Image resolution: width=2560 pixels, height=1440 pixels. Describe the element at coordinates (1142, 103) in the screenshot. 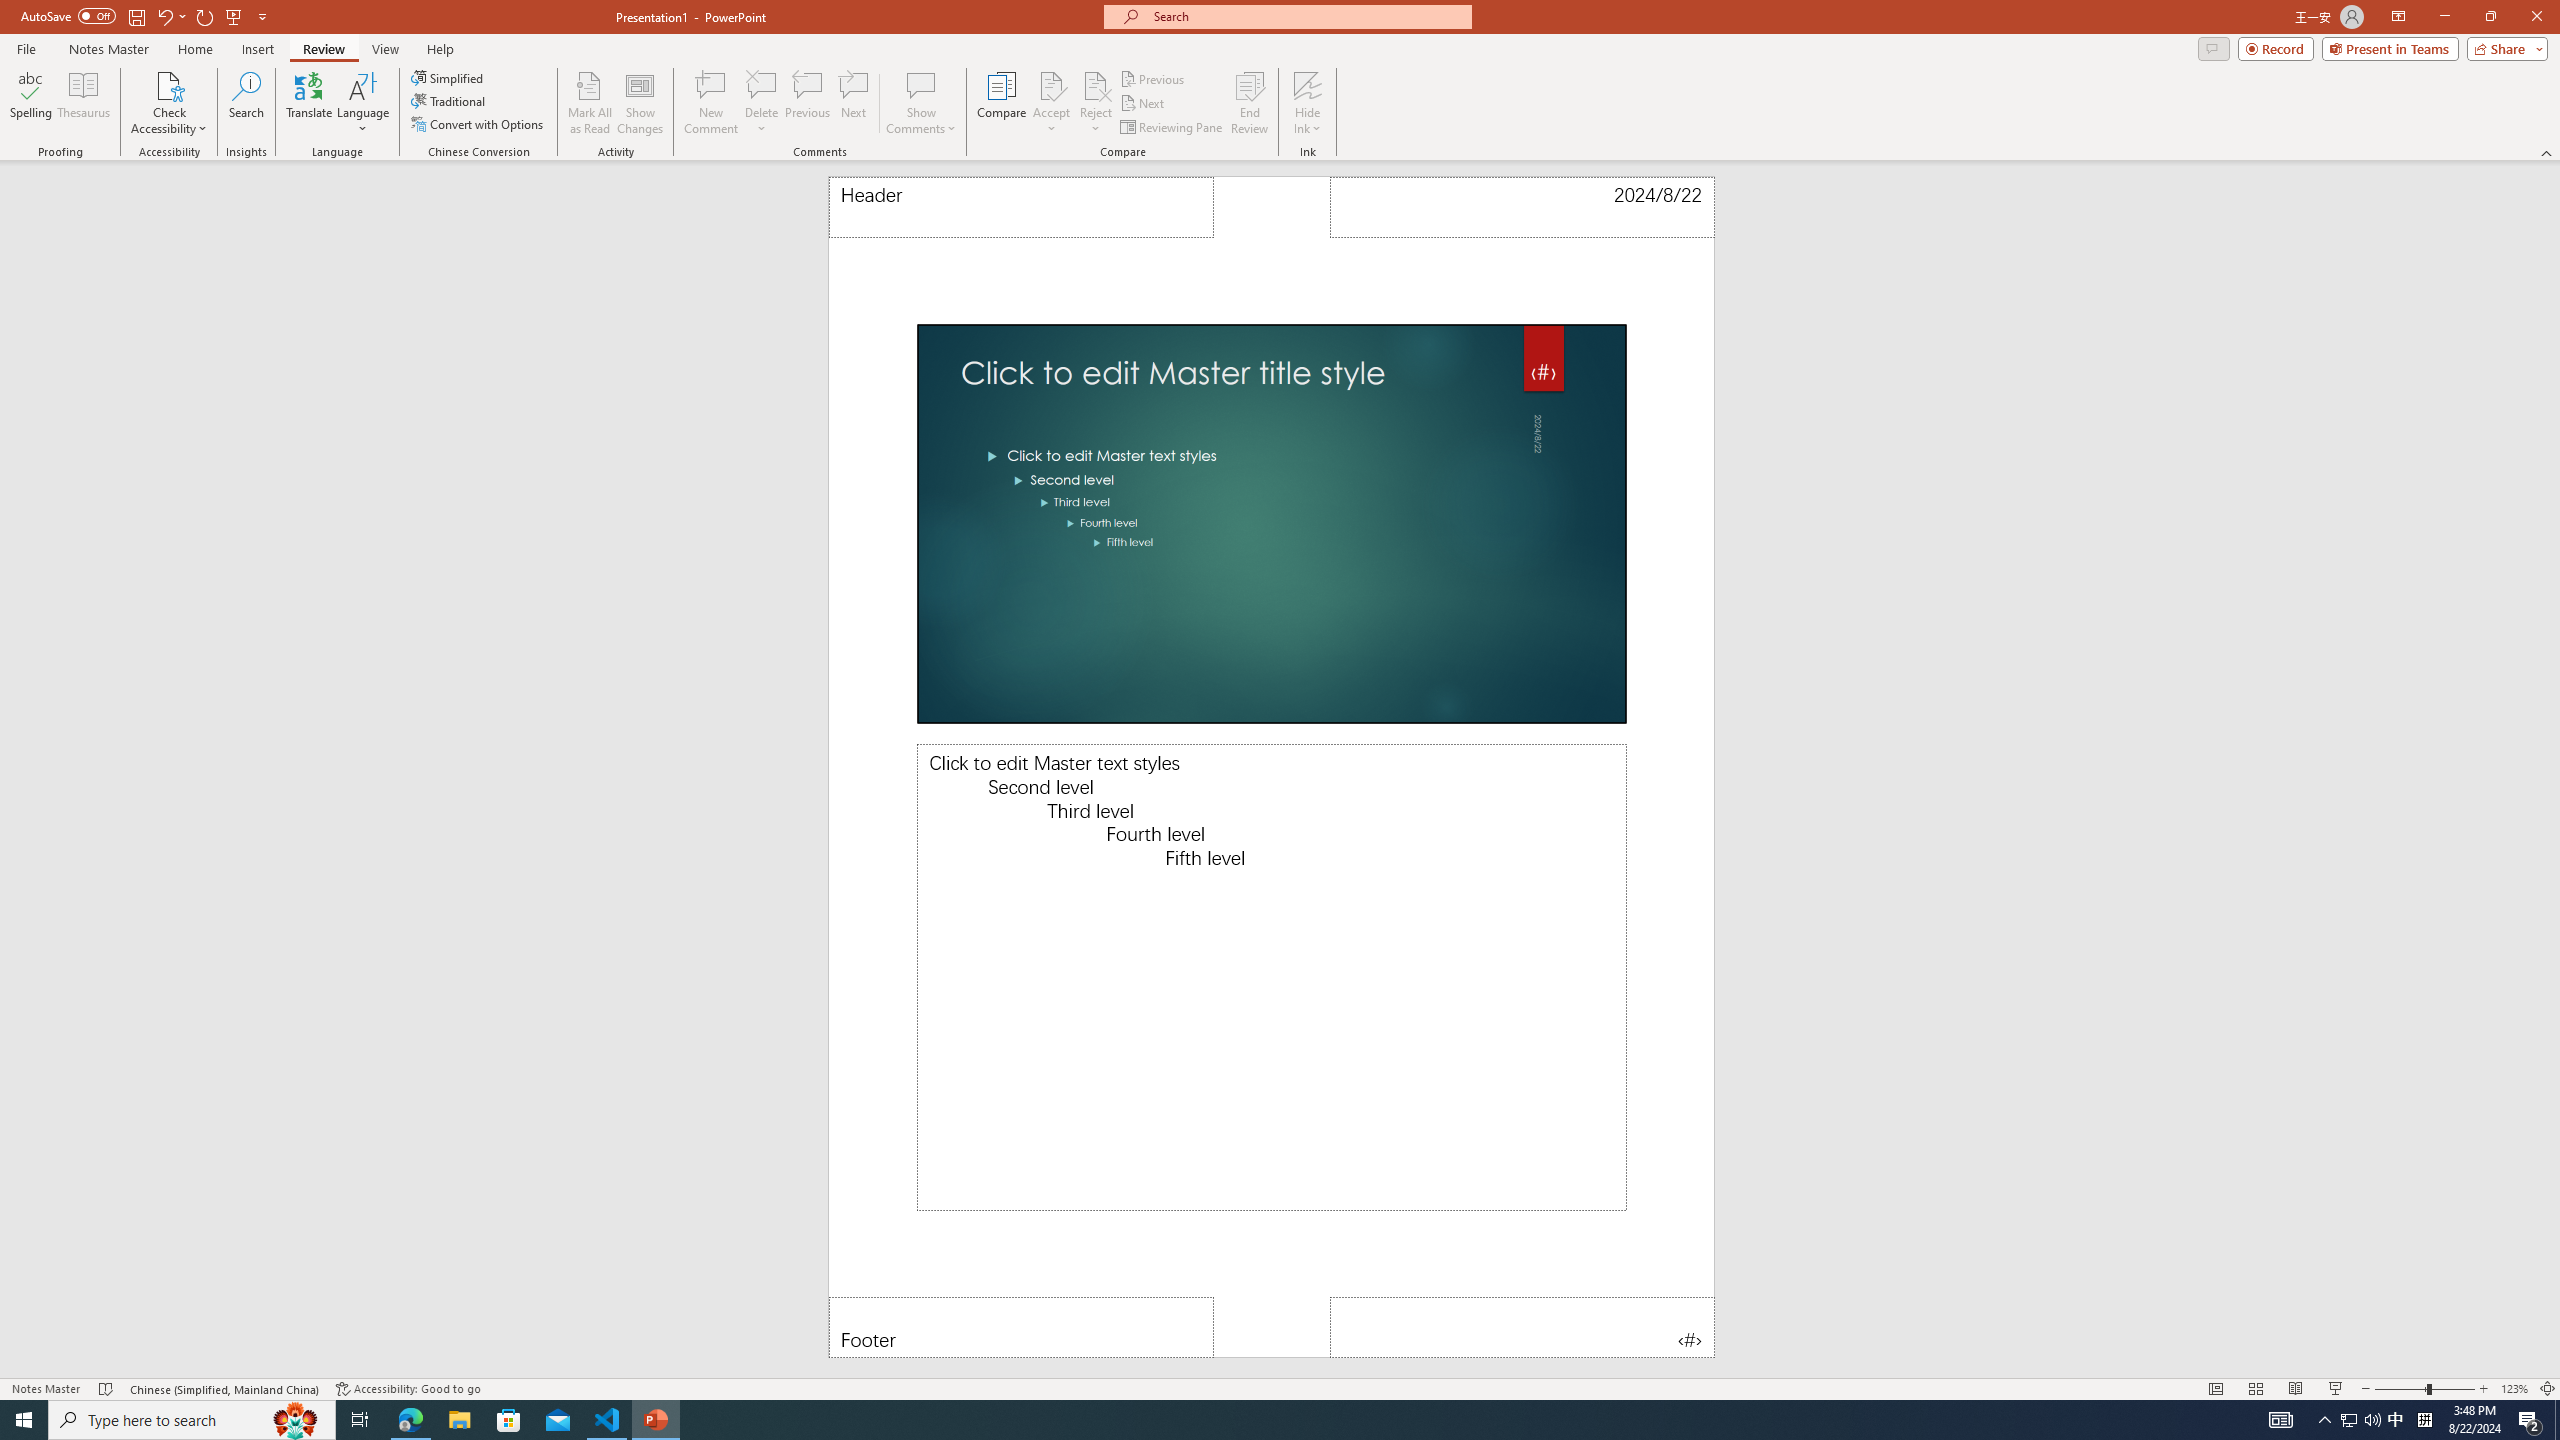

I see `'Next'` at that location.